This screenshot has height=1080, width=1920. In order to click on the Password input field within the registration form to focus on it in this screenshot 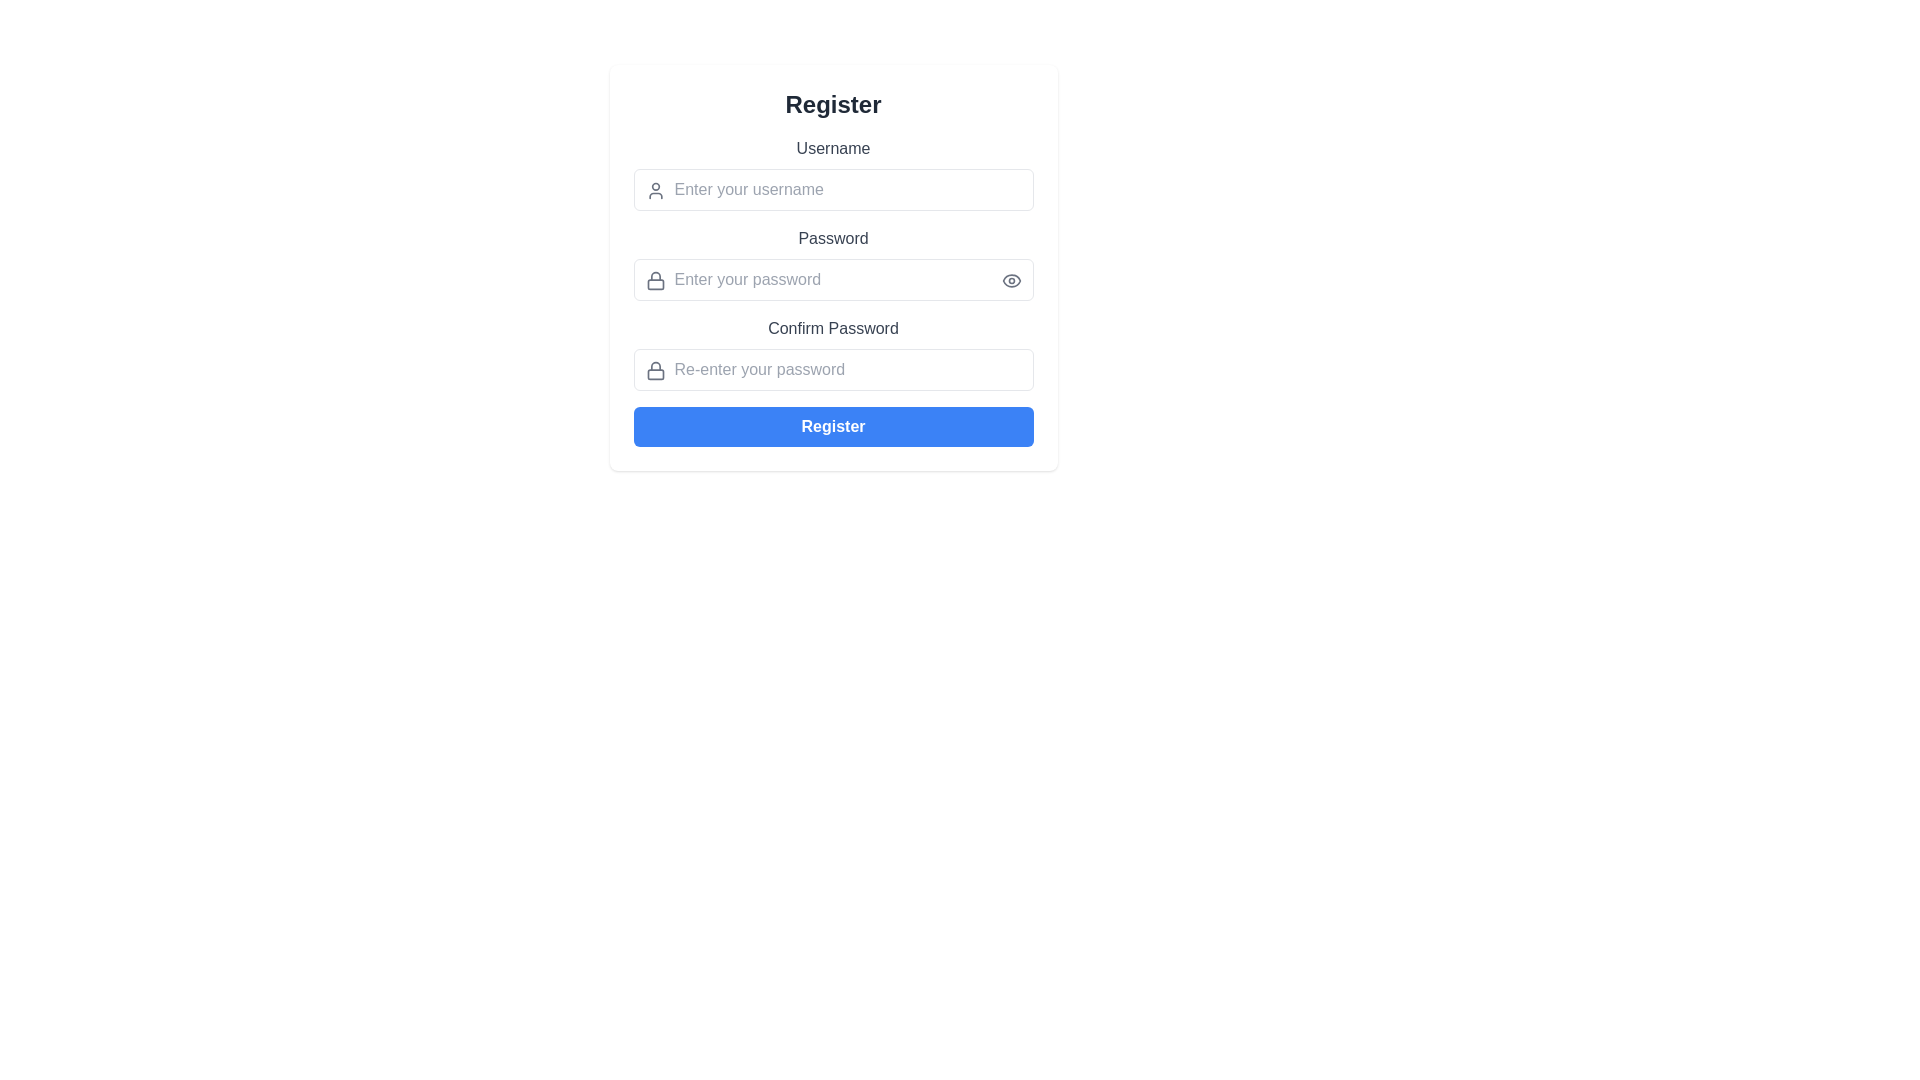, I will do `click(833, 262)`.